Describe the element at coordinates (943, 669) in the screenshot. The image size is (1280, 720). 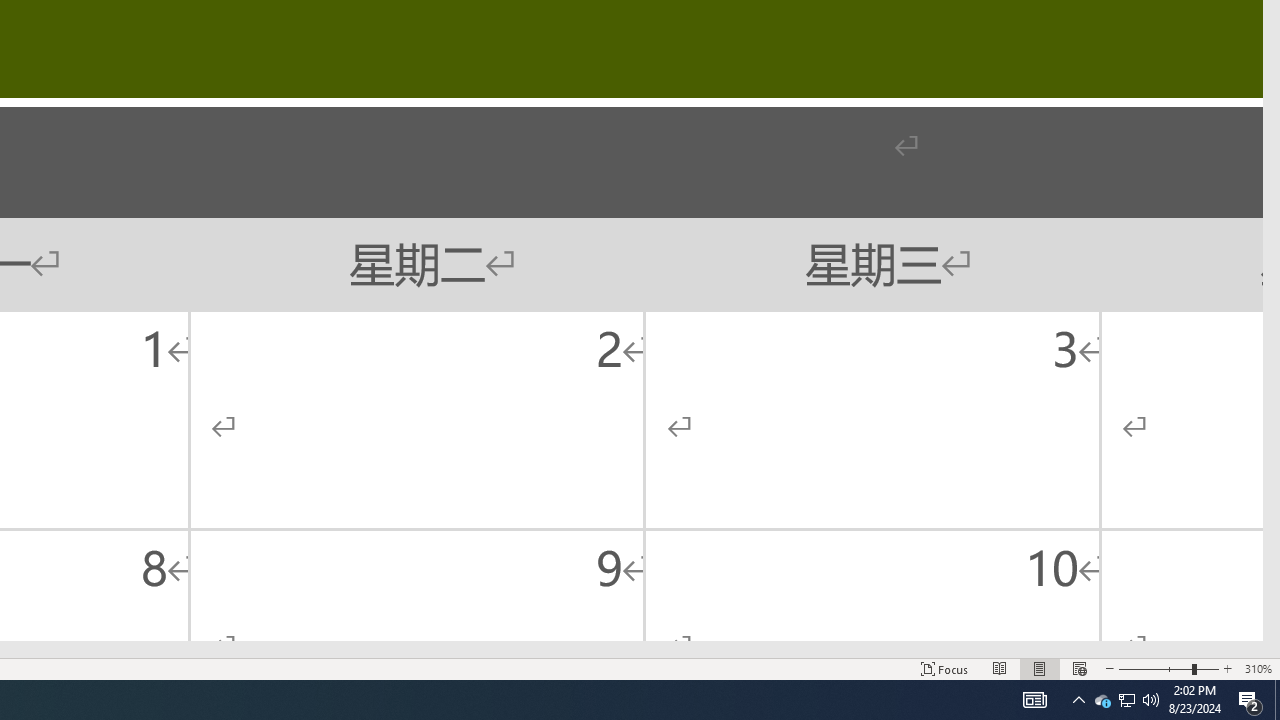
I see `'Focus '` at that location.